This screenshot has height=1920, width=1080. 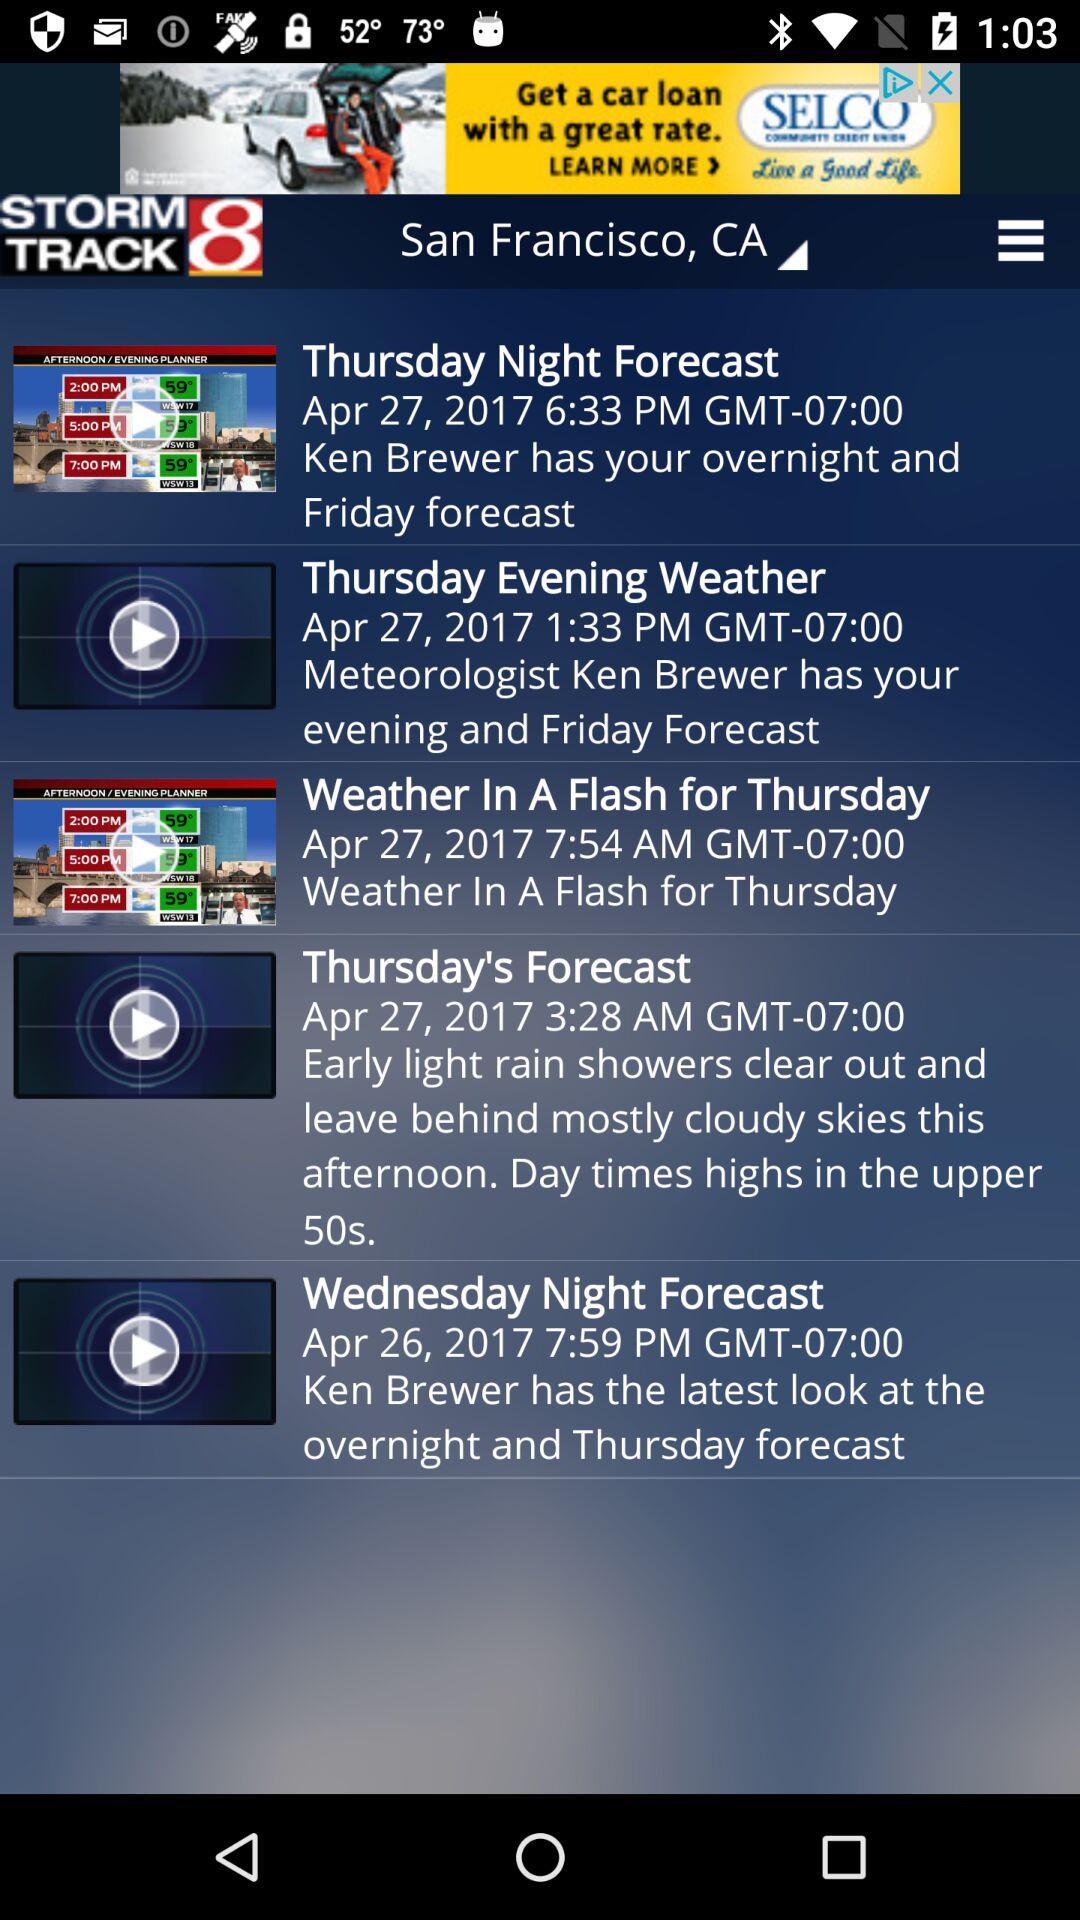 What do you see at coordinates (540, 127) in the screenshot?
I see `click advertisement` at bounding box center [540, 127].